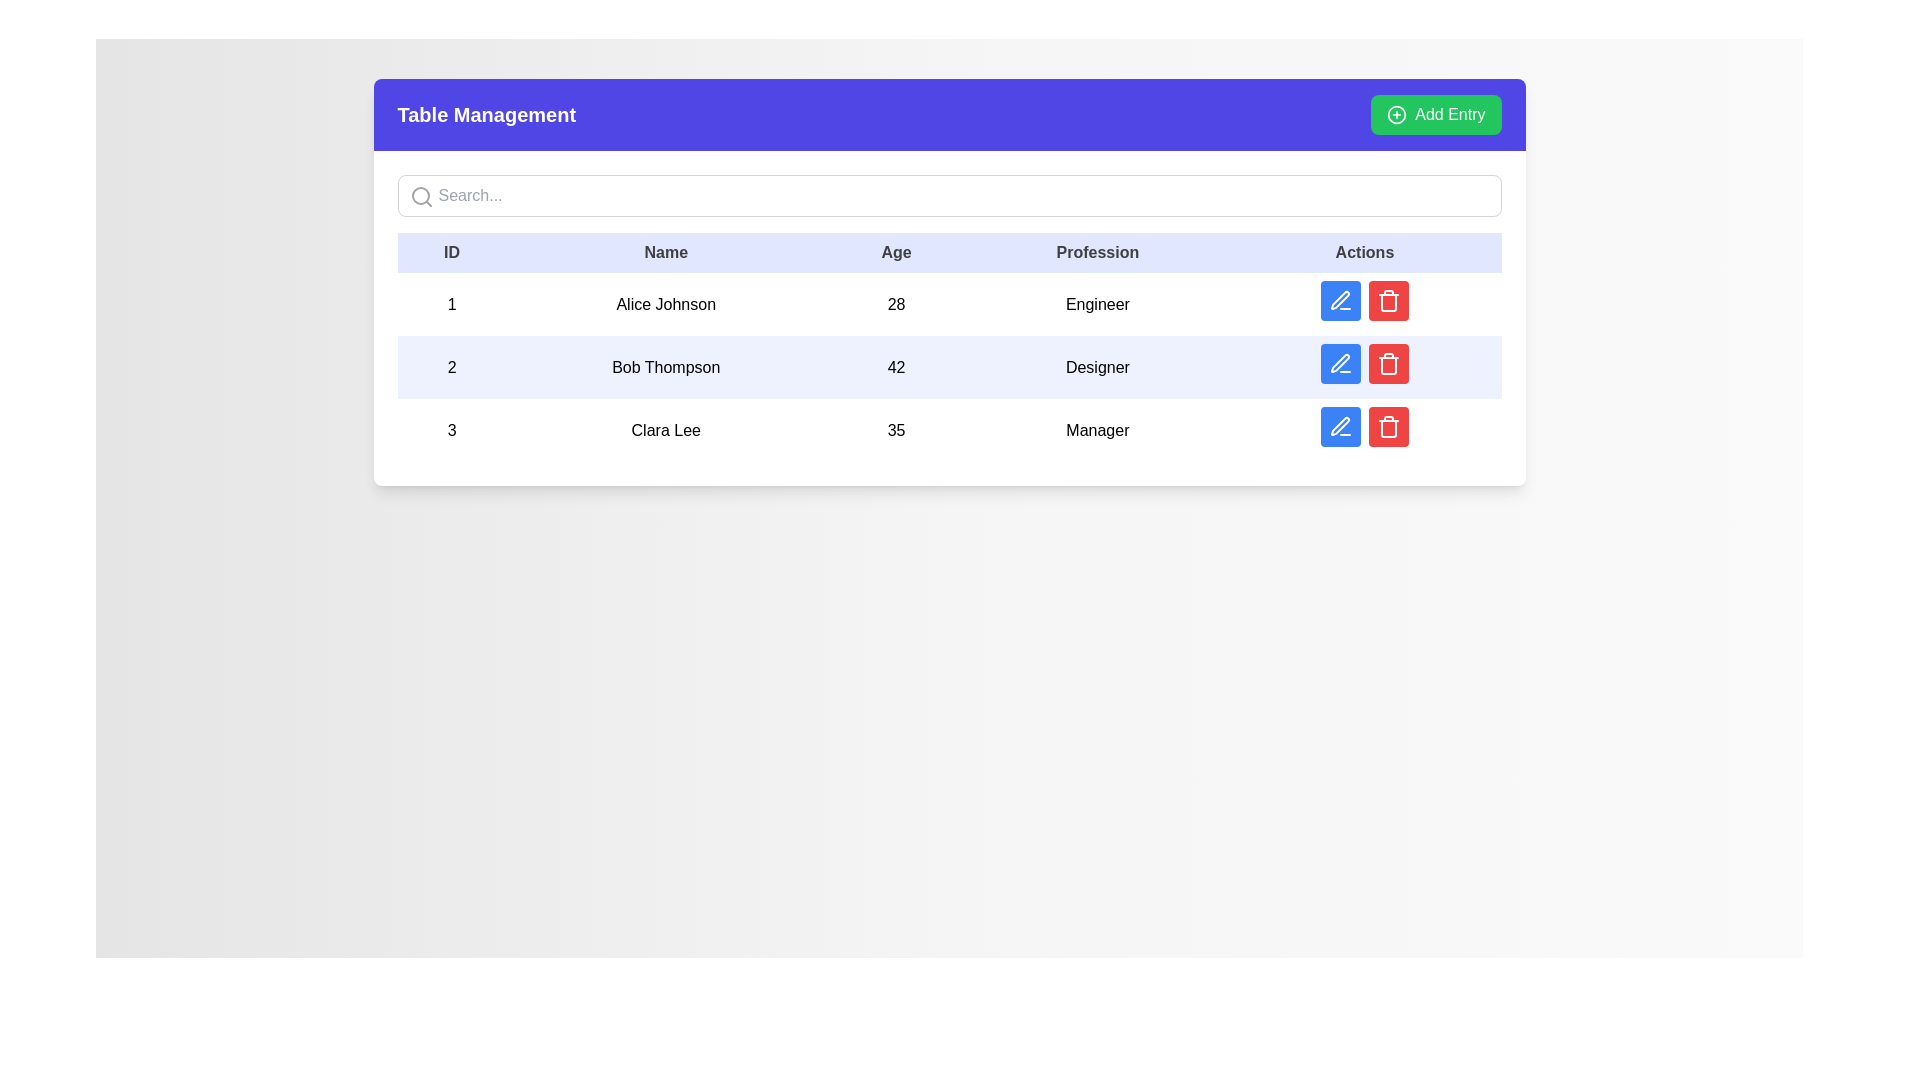  I want to click on the editing button in the 'Actions' column for the row associated with 'Bob Thompson' to initiate editing, so click(1362, 366).